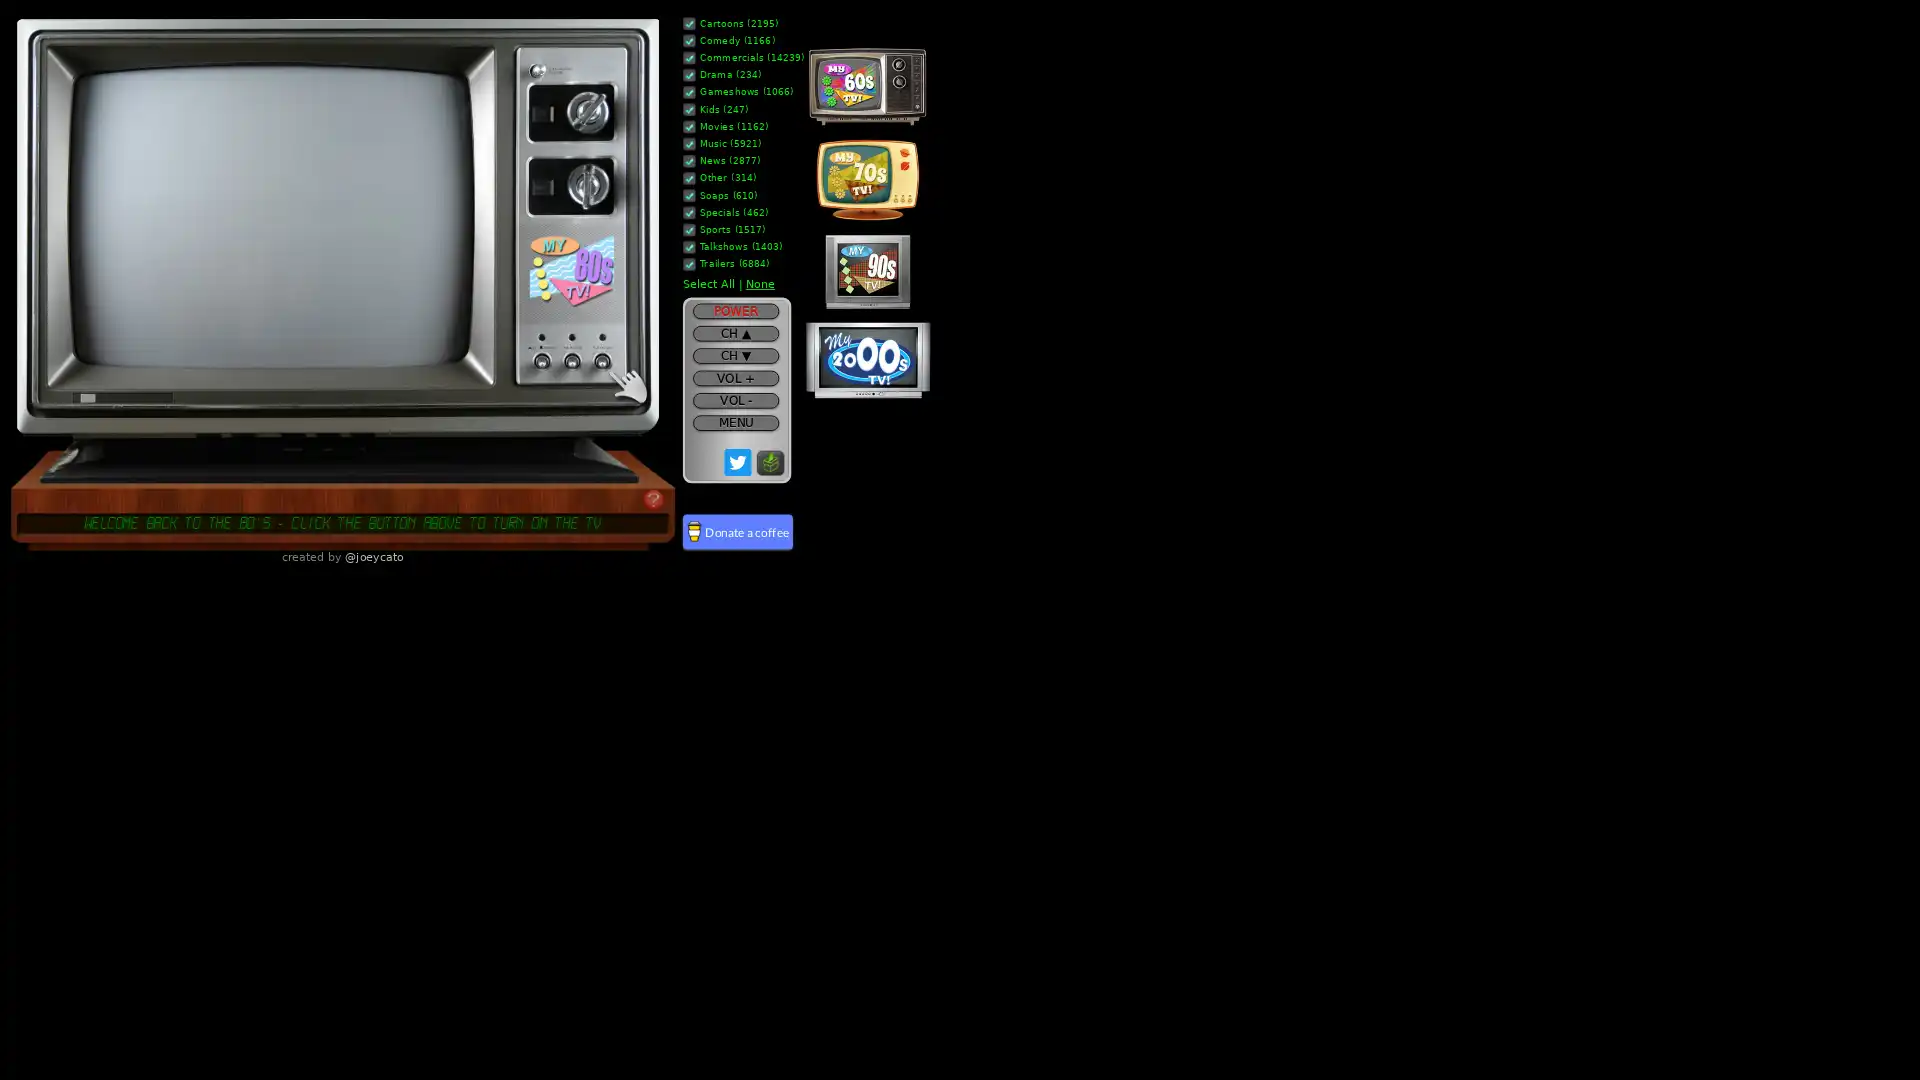 The width and height of the screenshot is (1920, 1080). I want to click on VOL -, so click(734, 400).